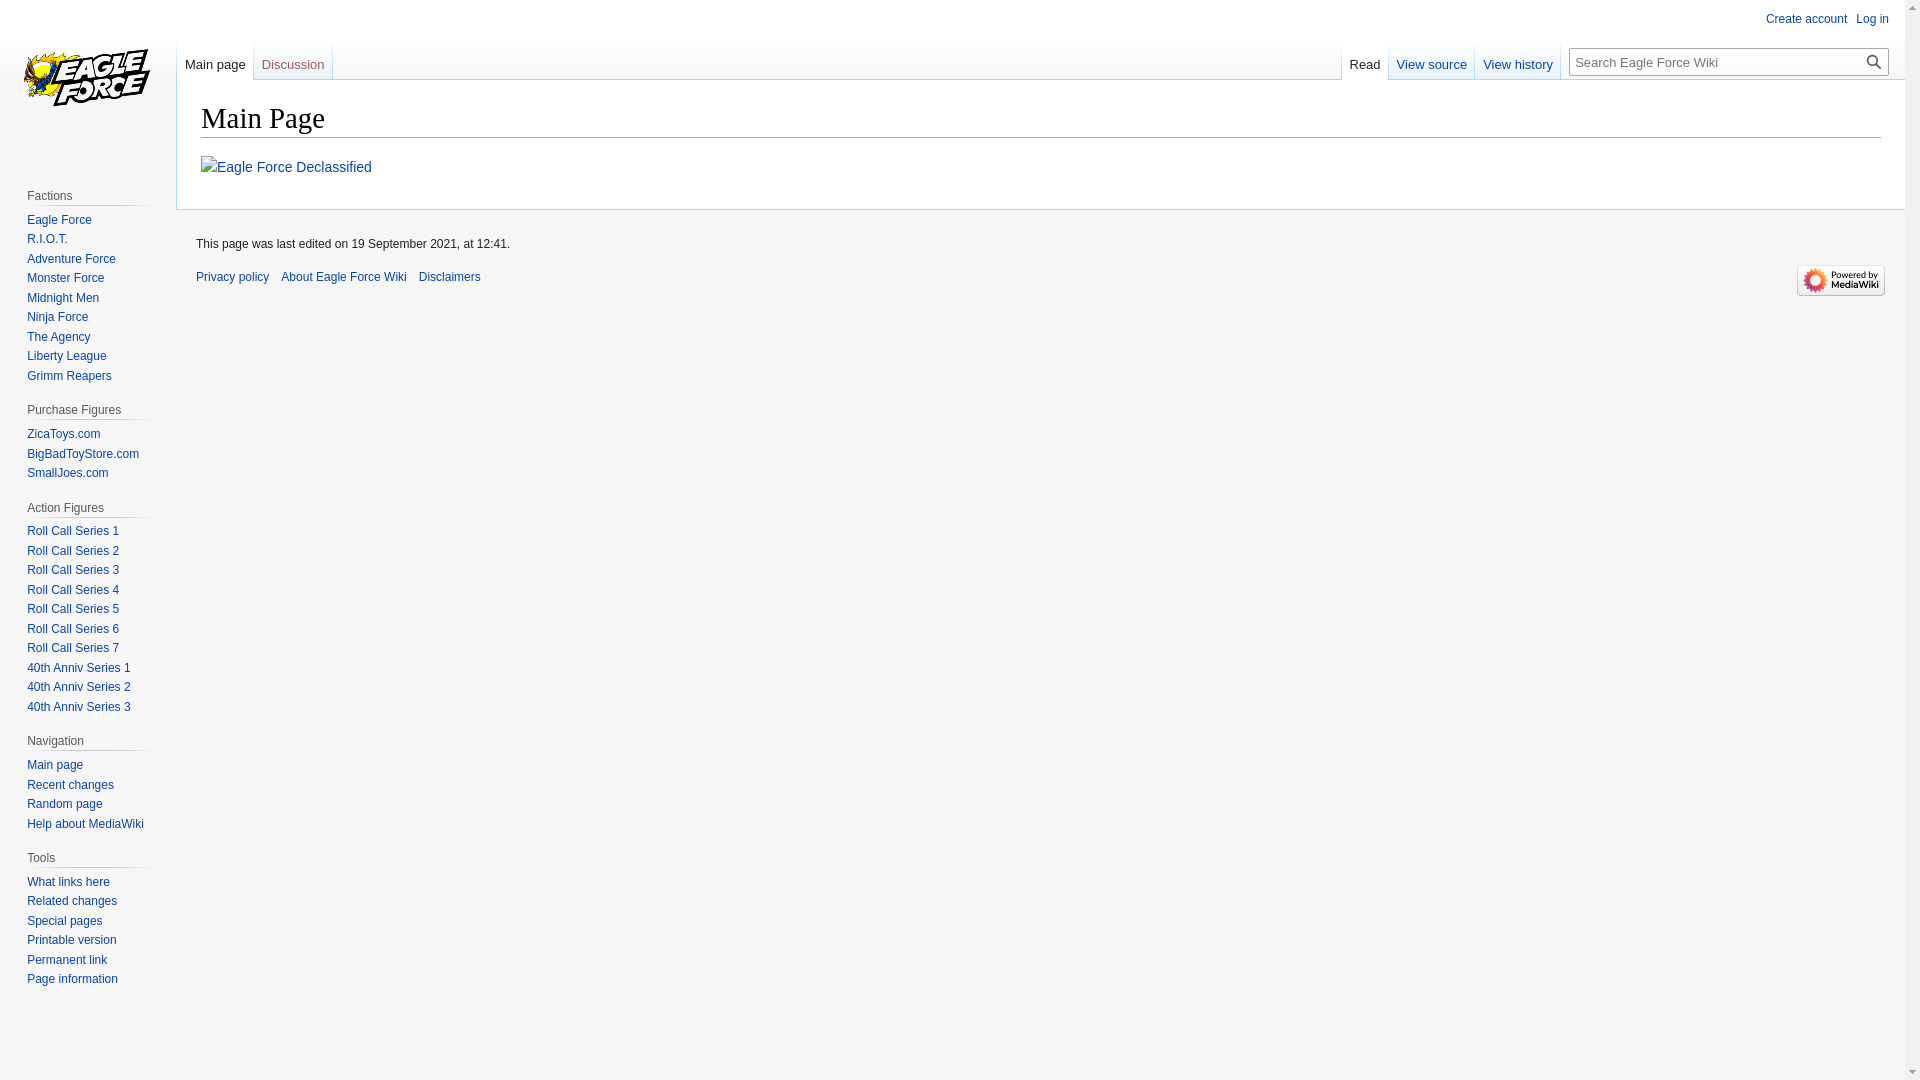 This screenshot has width=1920, height=1080. What do you see at coordinates (343, 277) in the screenshot?
I see `'About Eagle Force Wiki'` at bounding box center [343, 277].